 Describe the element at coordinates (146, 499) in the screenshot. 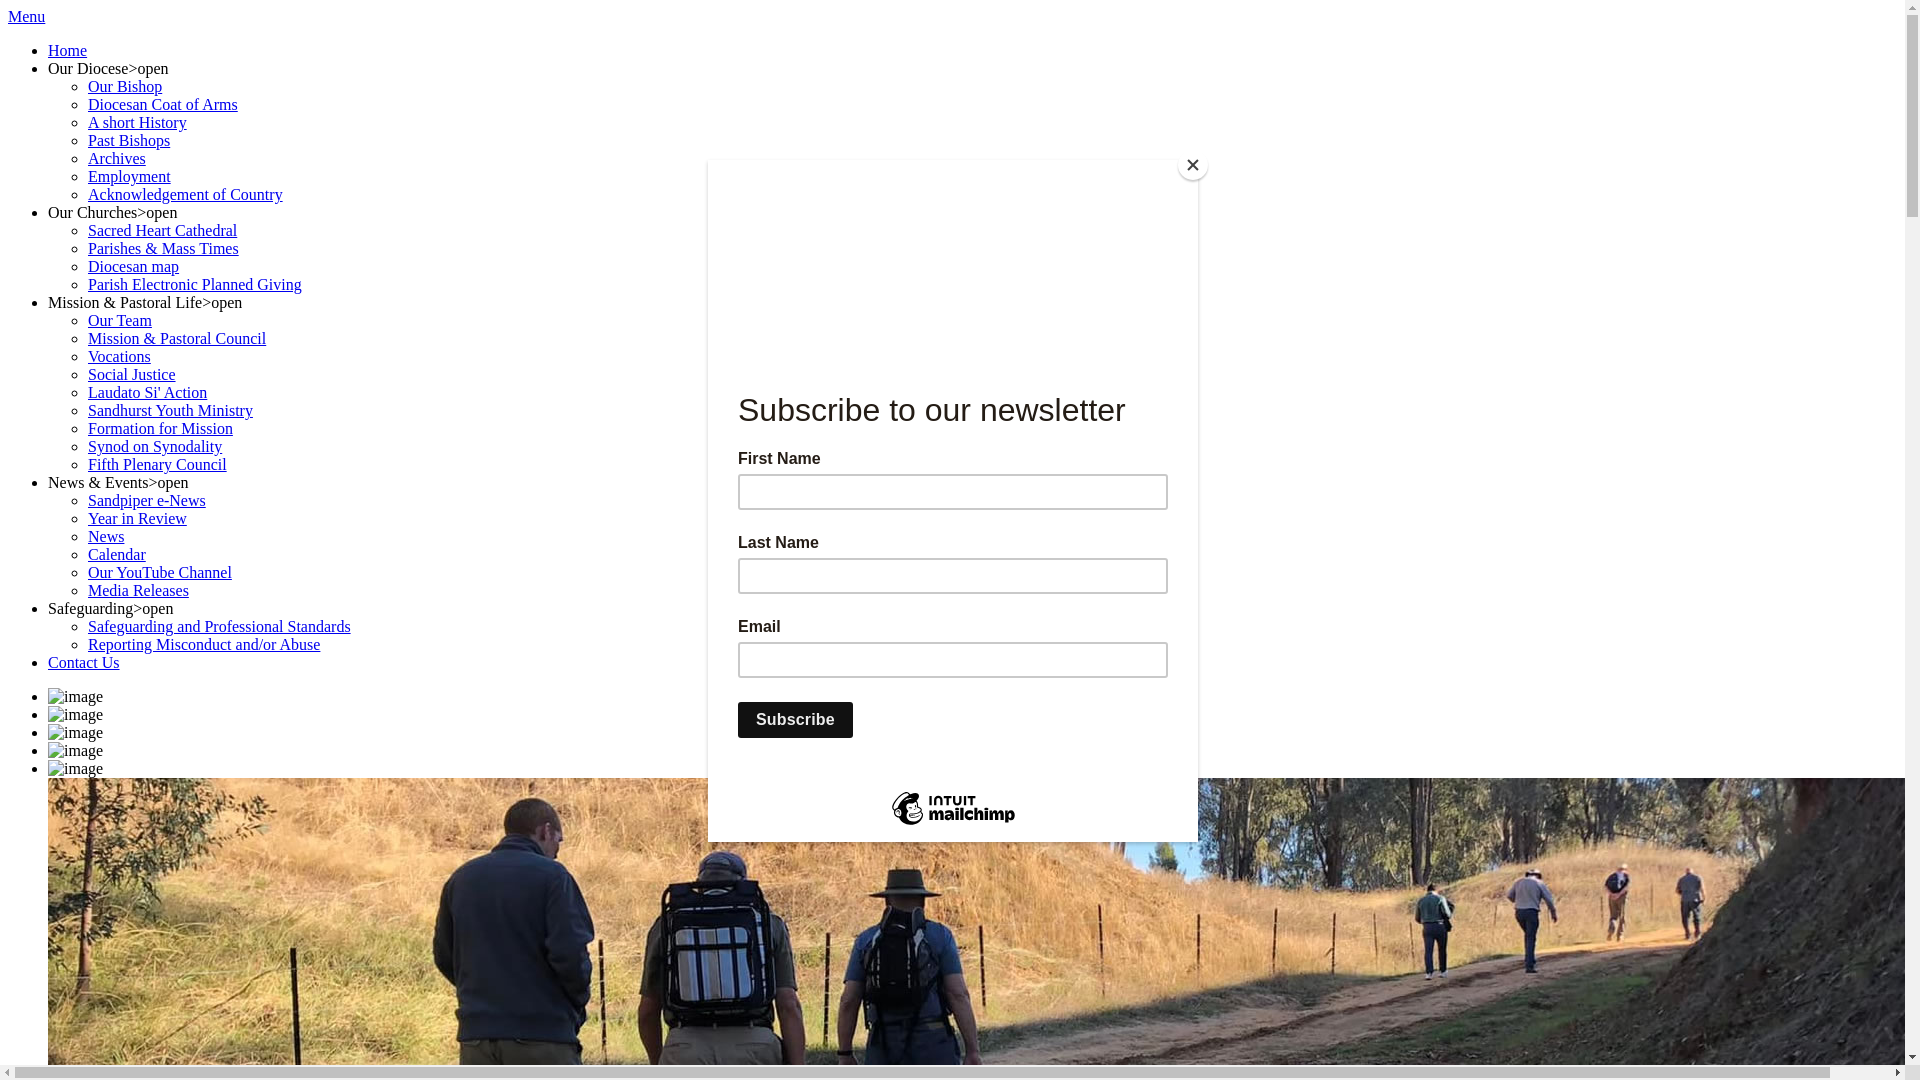

I see `'Sandpiper e-News'` at that location.